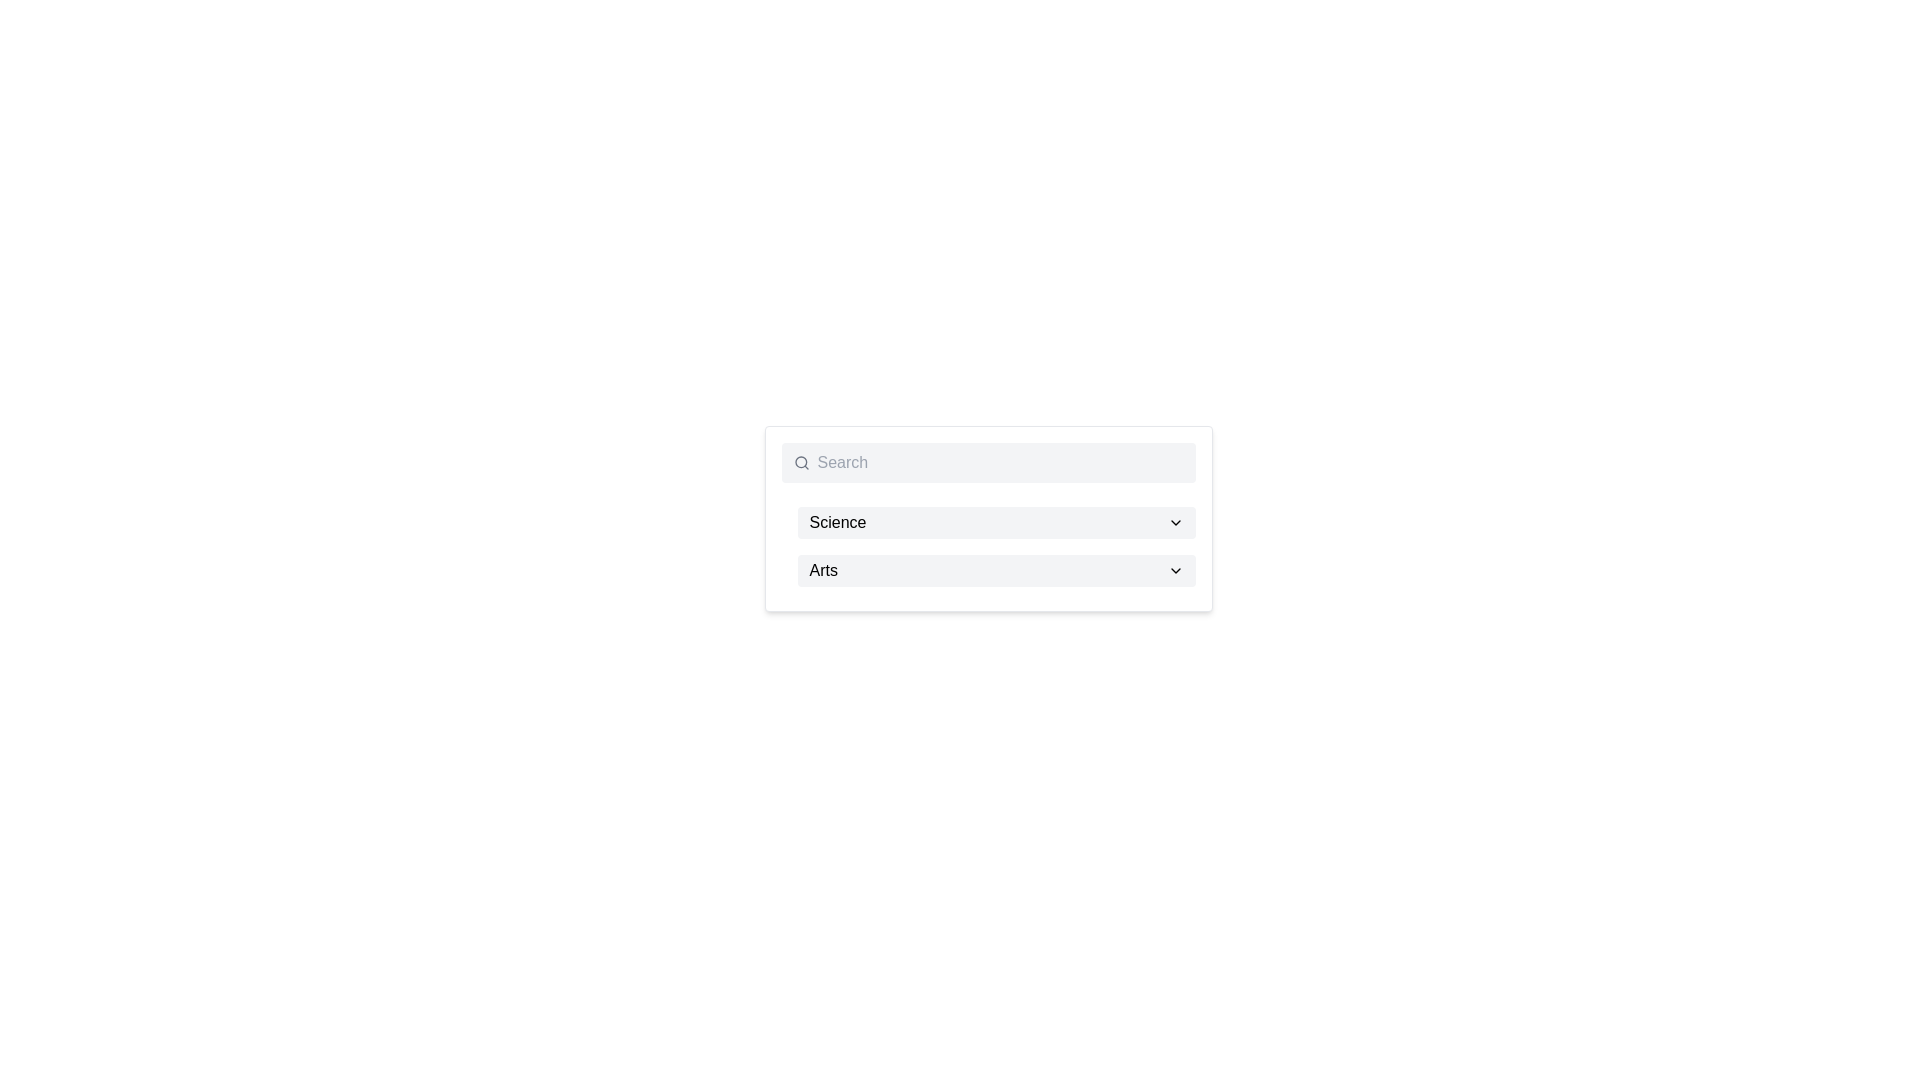  Describe the element at coordinates (996, 570) in the screenshot. I see `the second dropdown option located directly below the 'Science' dropdown` at that location.